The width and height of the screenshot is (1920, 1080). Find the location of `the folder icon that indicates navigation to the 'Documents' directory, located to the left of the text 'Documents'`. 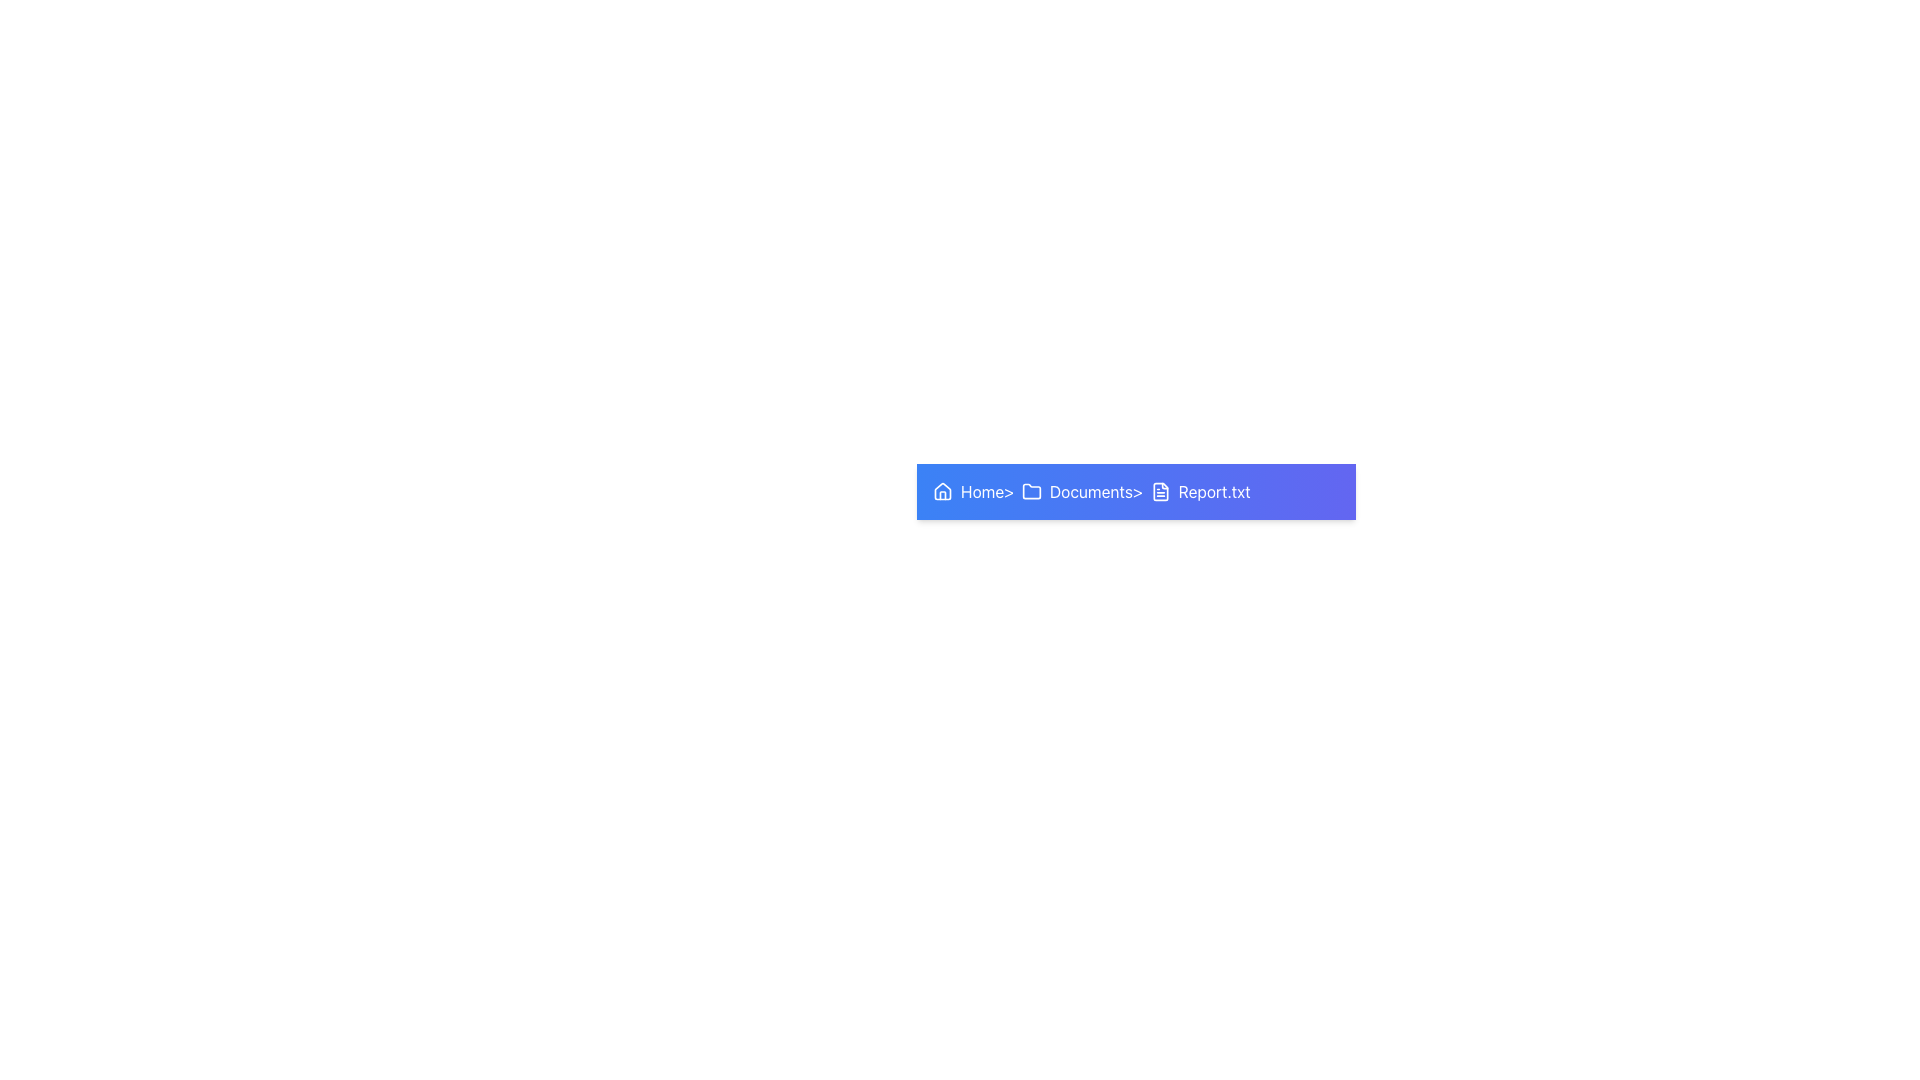

the folder icon that indicates navigation to the 'Documents' directory, located to the left of the text 'Documents' is located at coordinates (1032, 492).